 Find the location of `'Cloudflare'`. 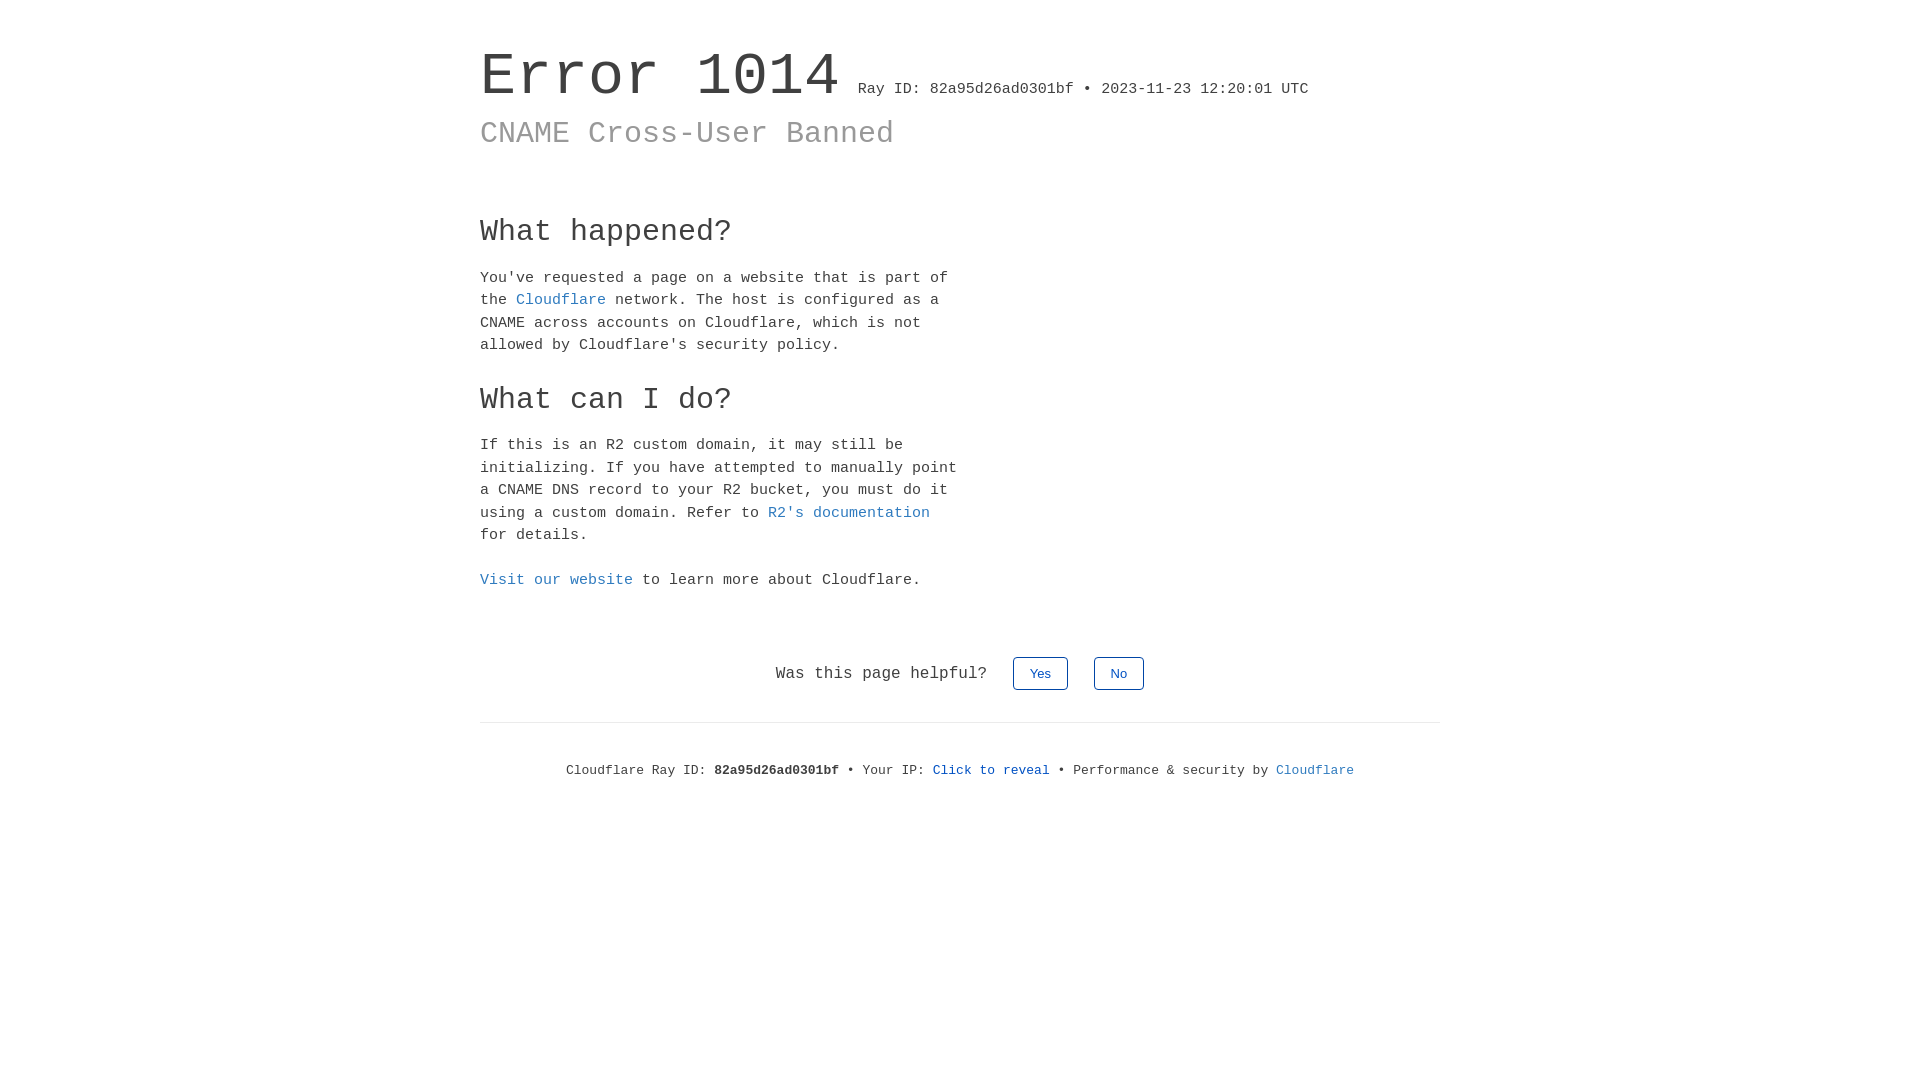

'Cloudflare' is located at coordinates (560, 300).